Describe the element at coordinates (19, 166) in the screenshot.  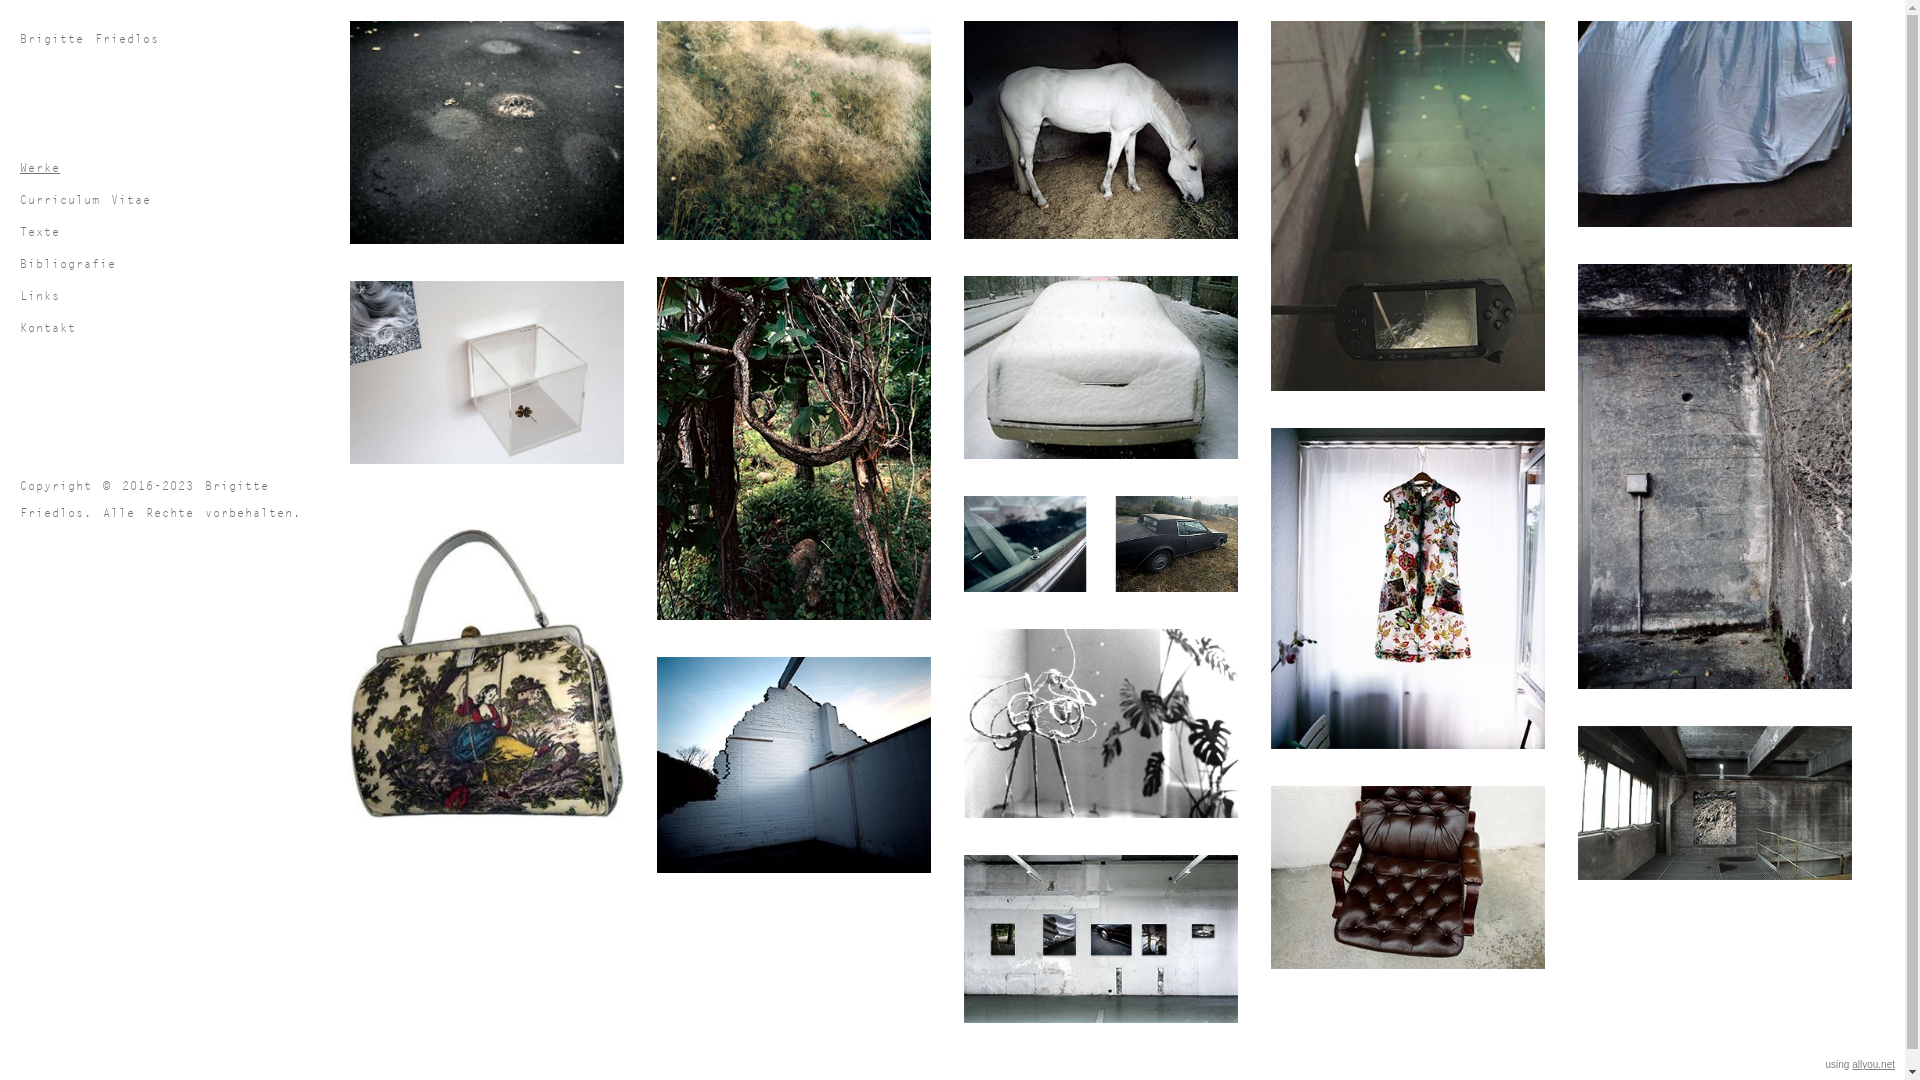
I see `'Werke'` at that location.